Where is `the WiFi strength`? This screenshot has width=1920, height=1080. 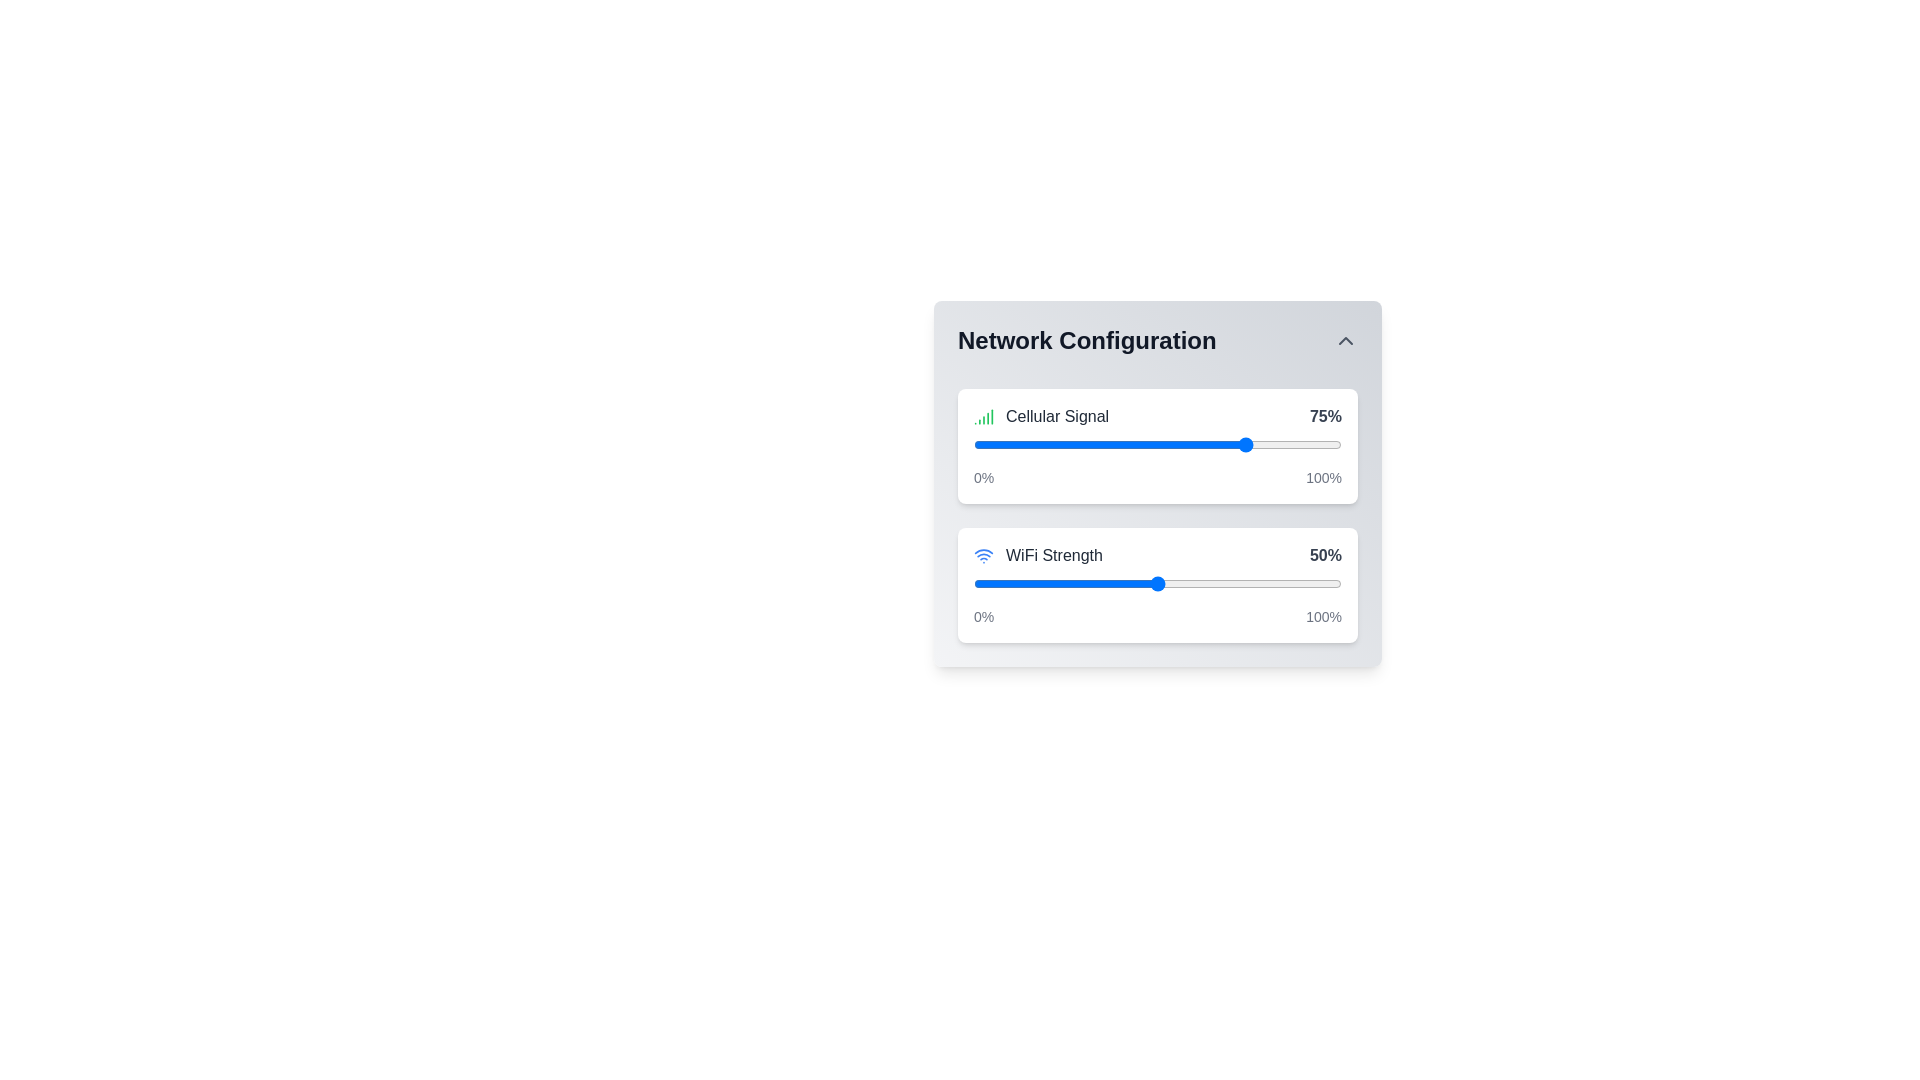 the WiFi strength is located at coordinates (1248, 583).